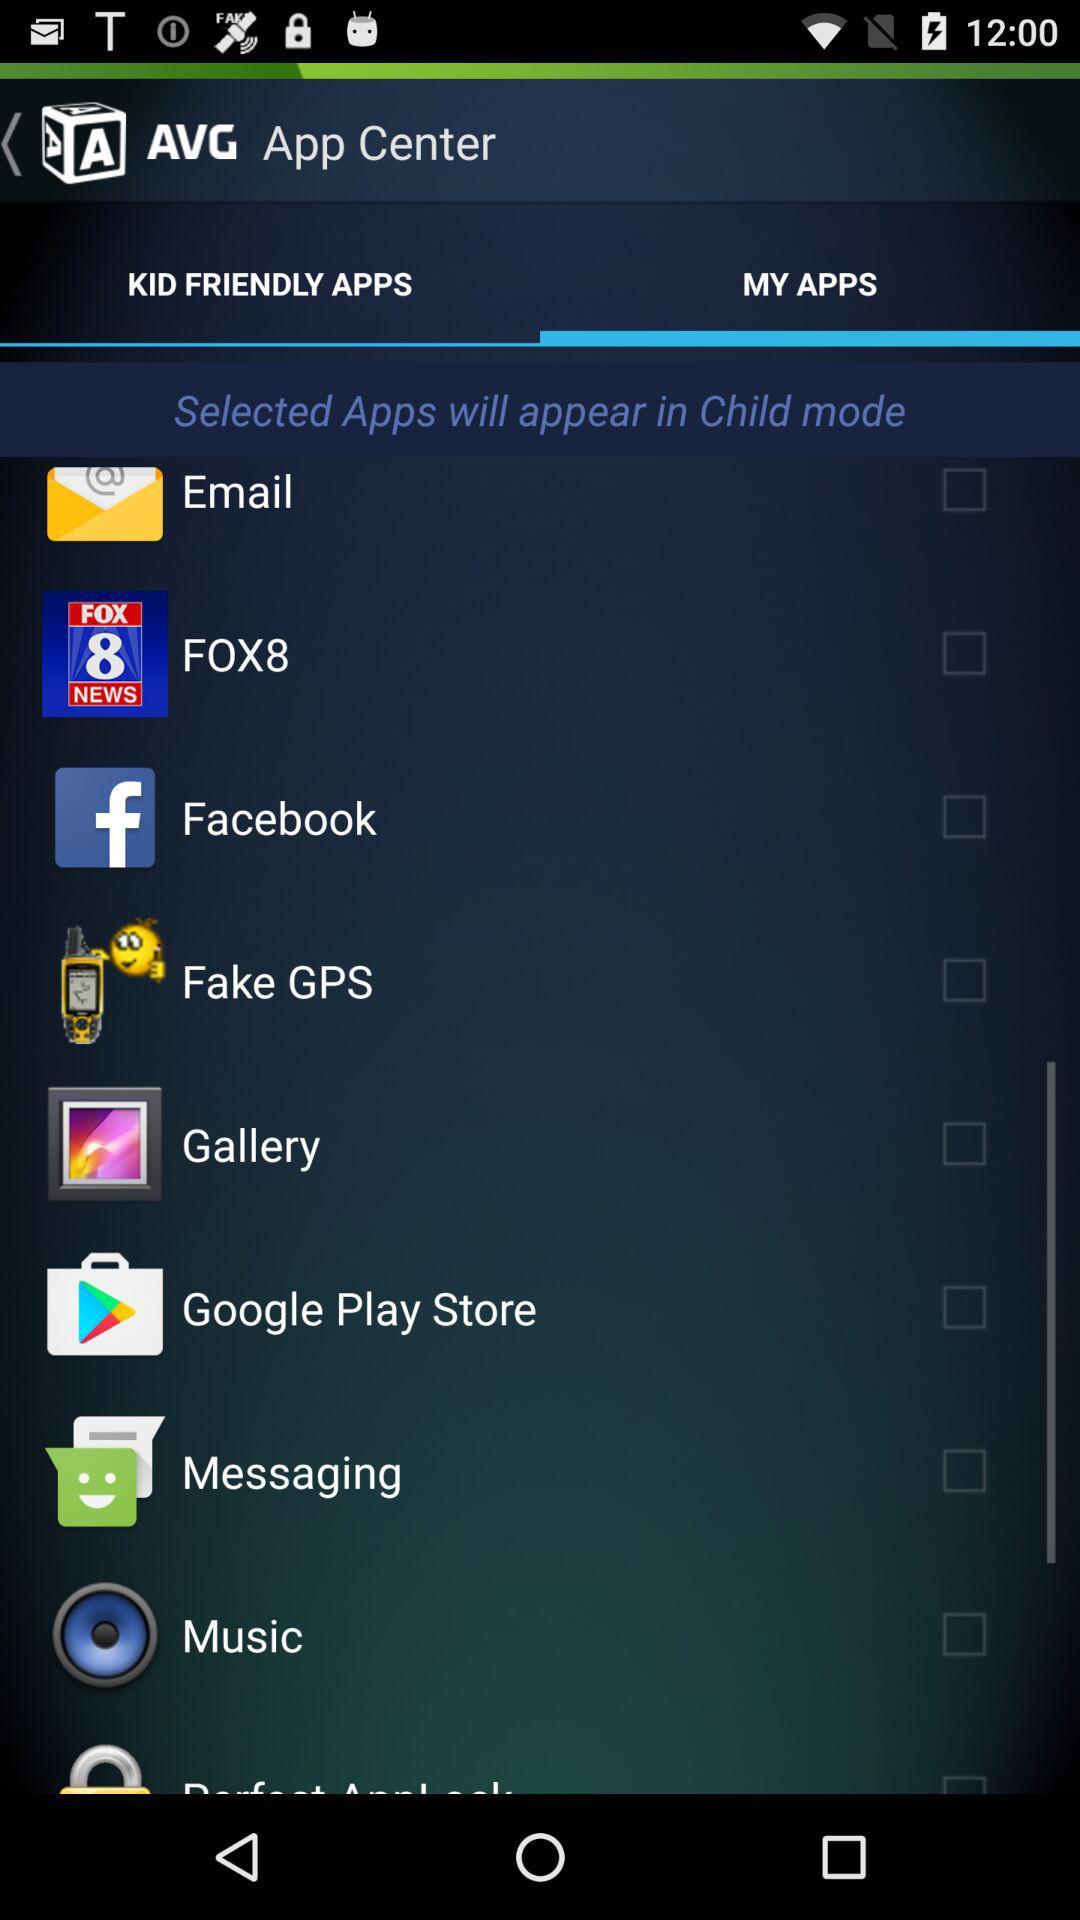 The image size is (1080, 1920). What do you see at coordinates (104, 653) in the screenshot?
I see `open fox8 app information` at bounding box center [104, 653].